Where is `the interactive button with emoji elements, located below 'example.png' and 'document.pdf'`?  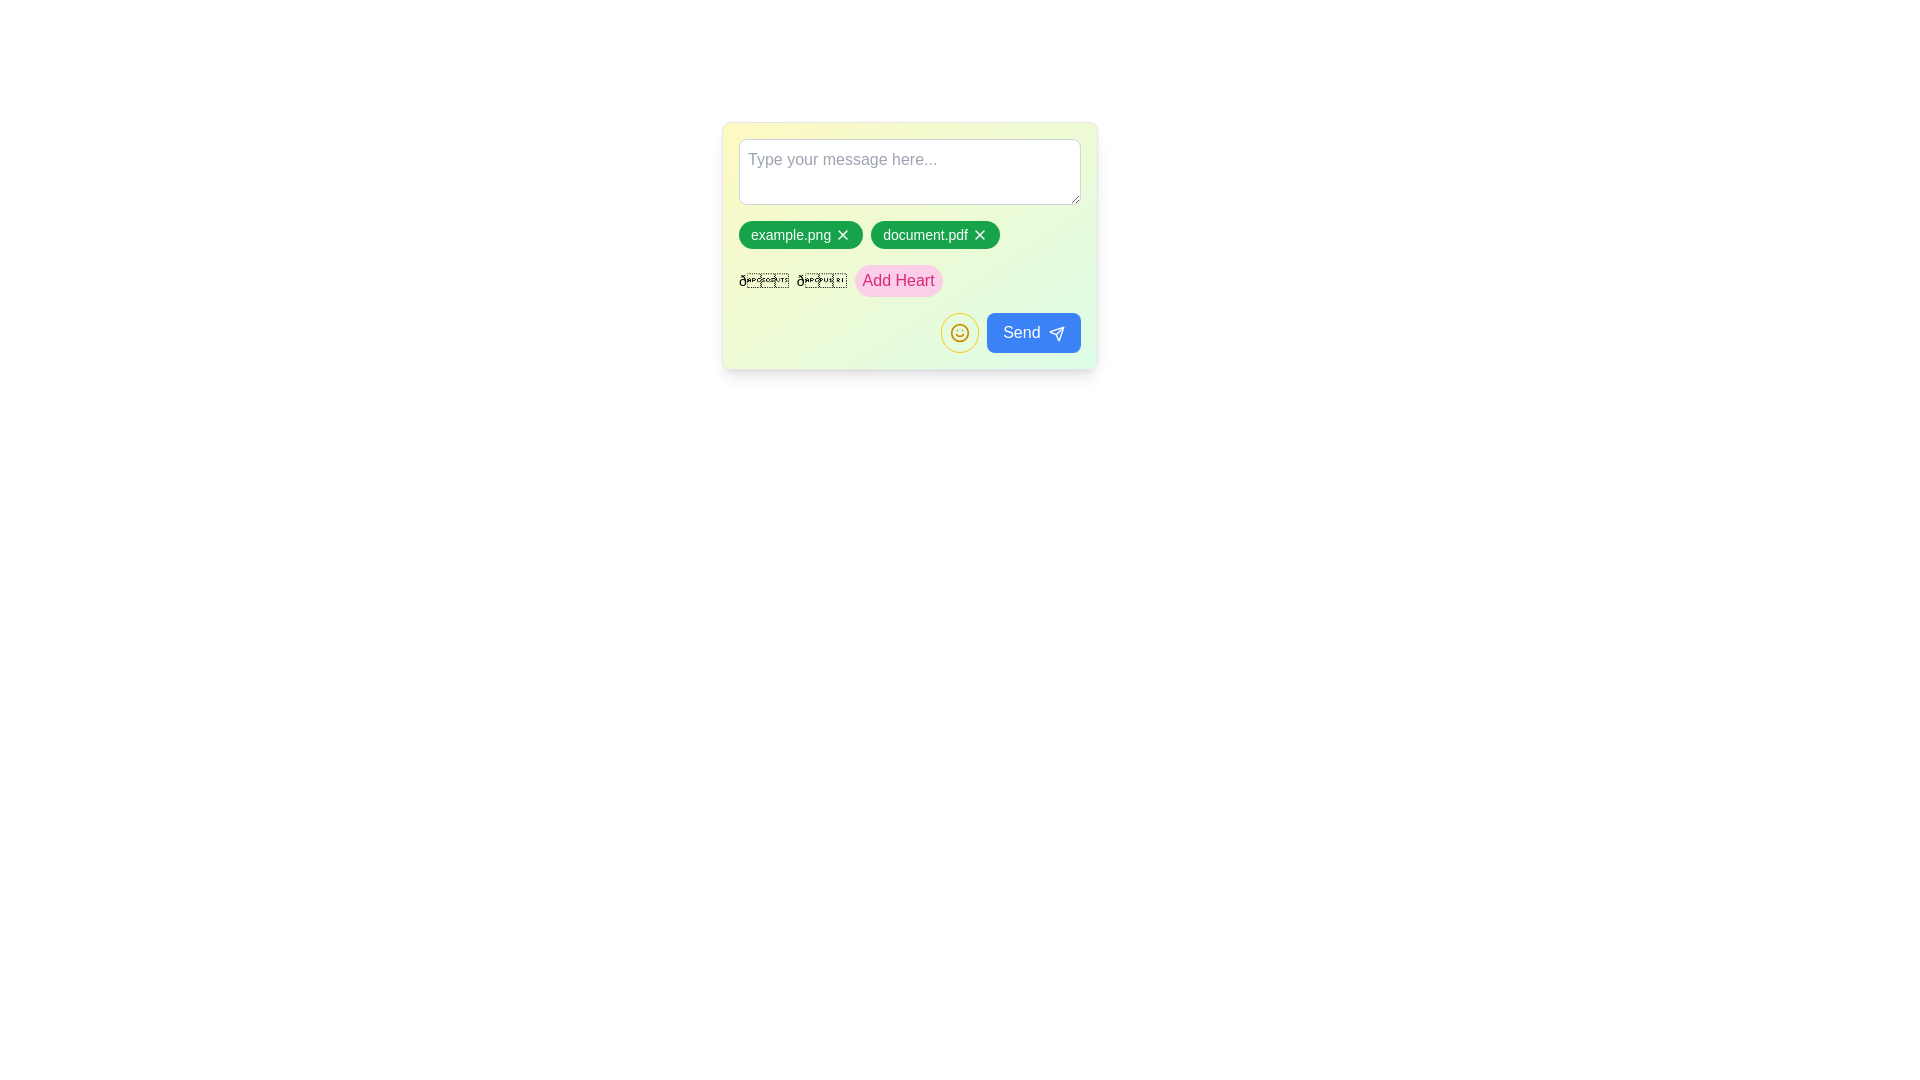
the interactive button with emoji elements, located below 'example.png' and 'document.pdf' is located at coordinates (909, 281).